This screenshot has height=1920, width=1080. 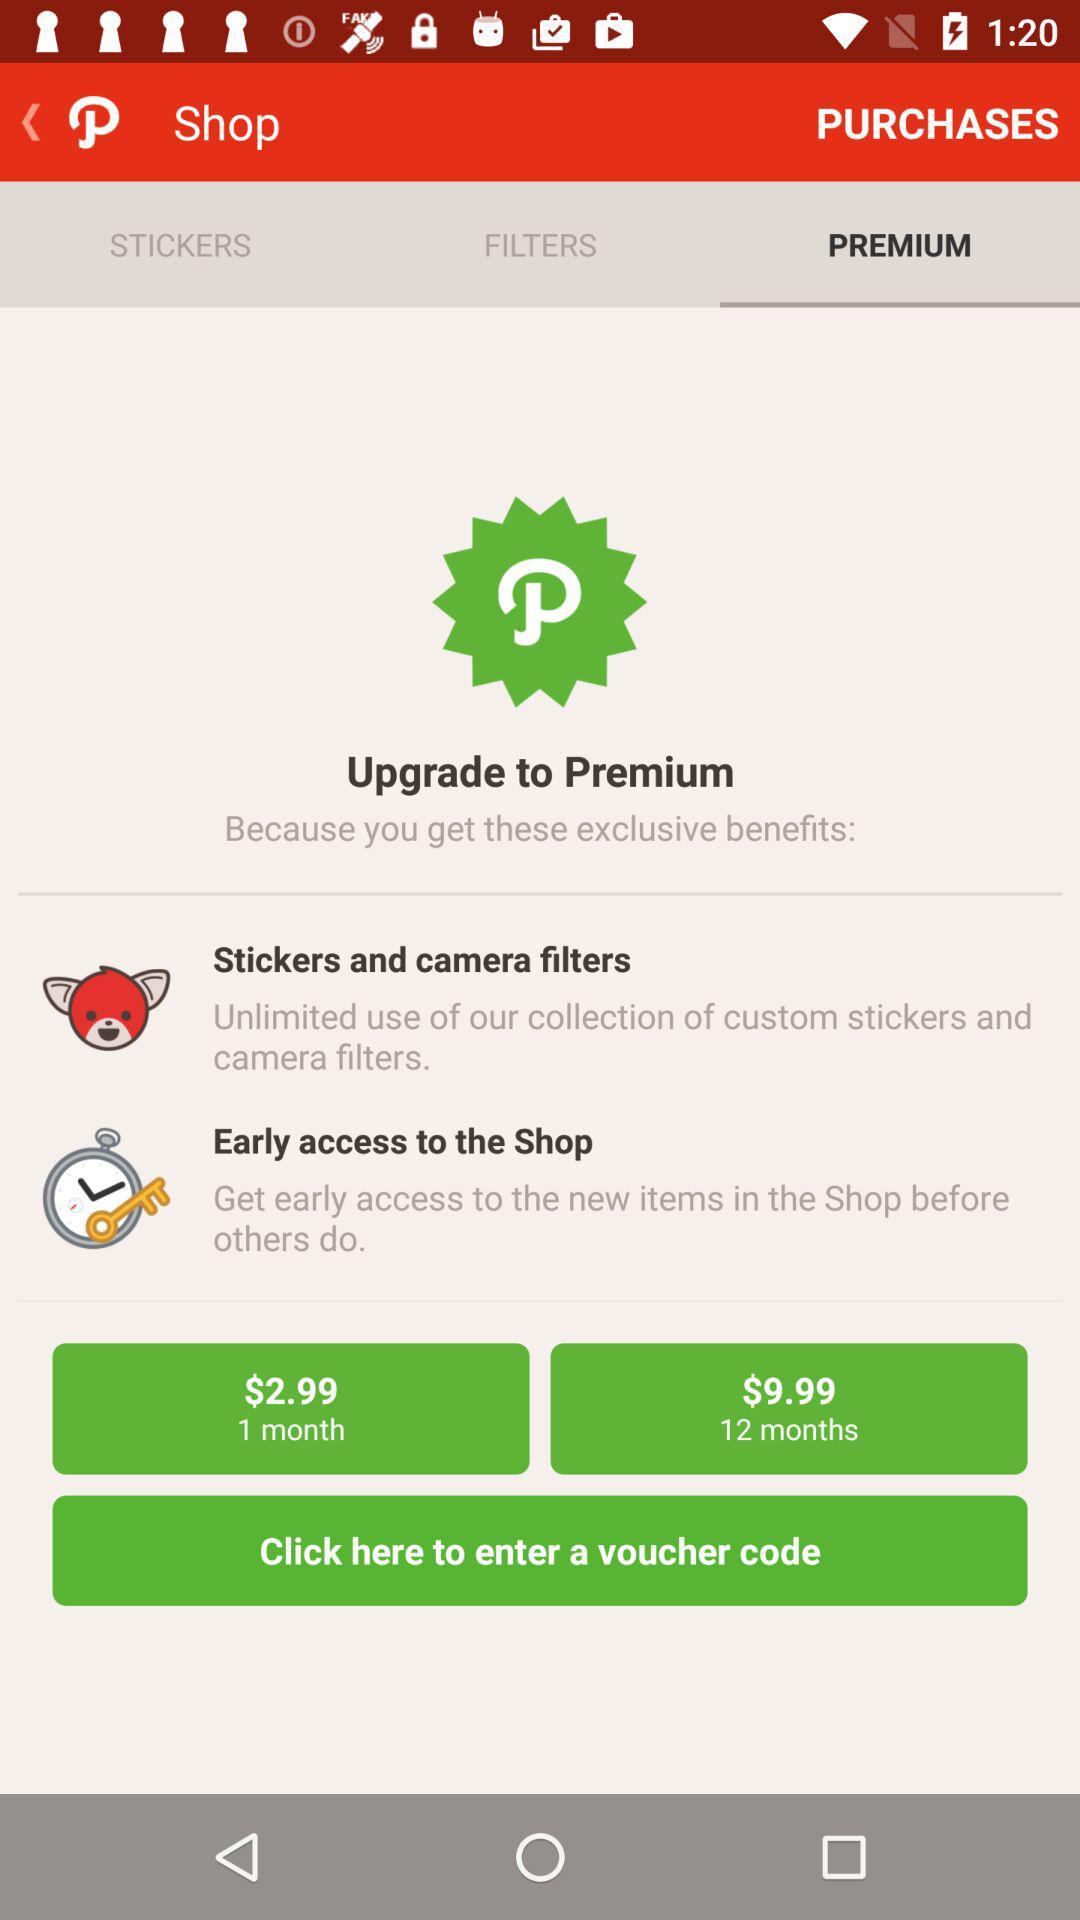 What do you see at coordinates (937, 121) in the screenshot?
I see `app to the right of shop icon` at bounding box center [937, 121].